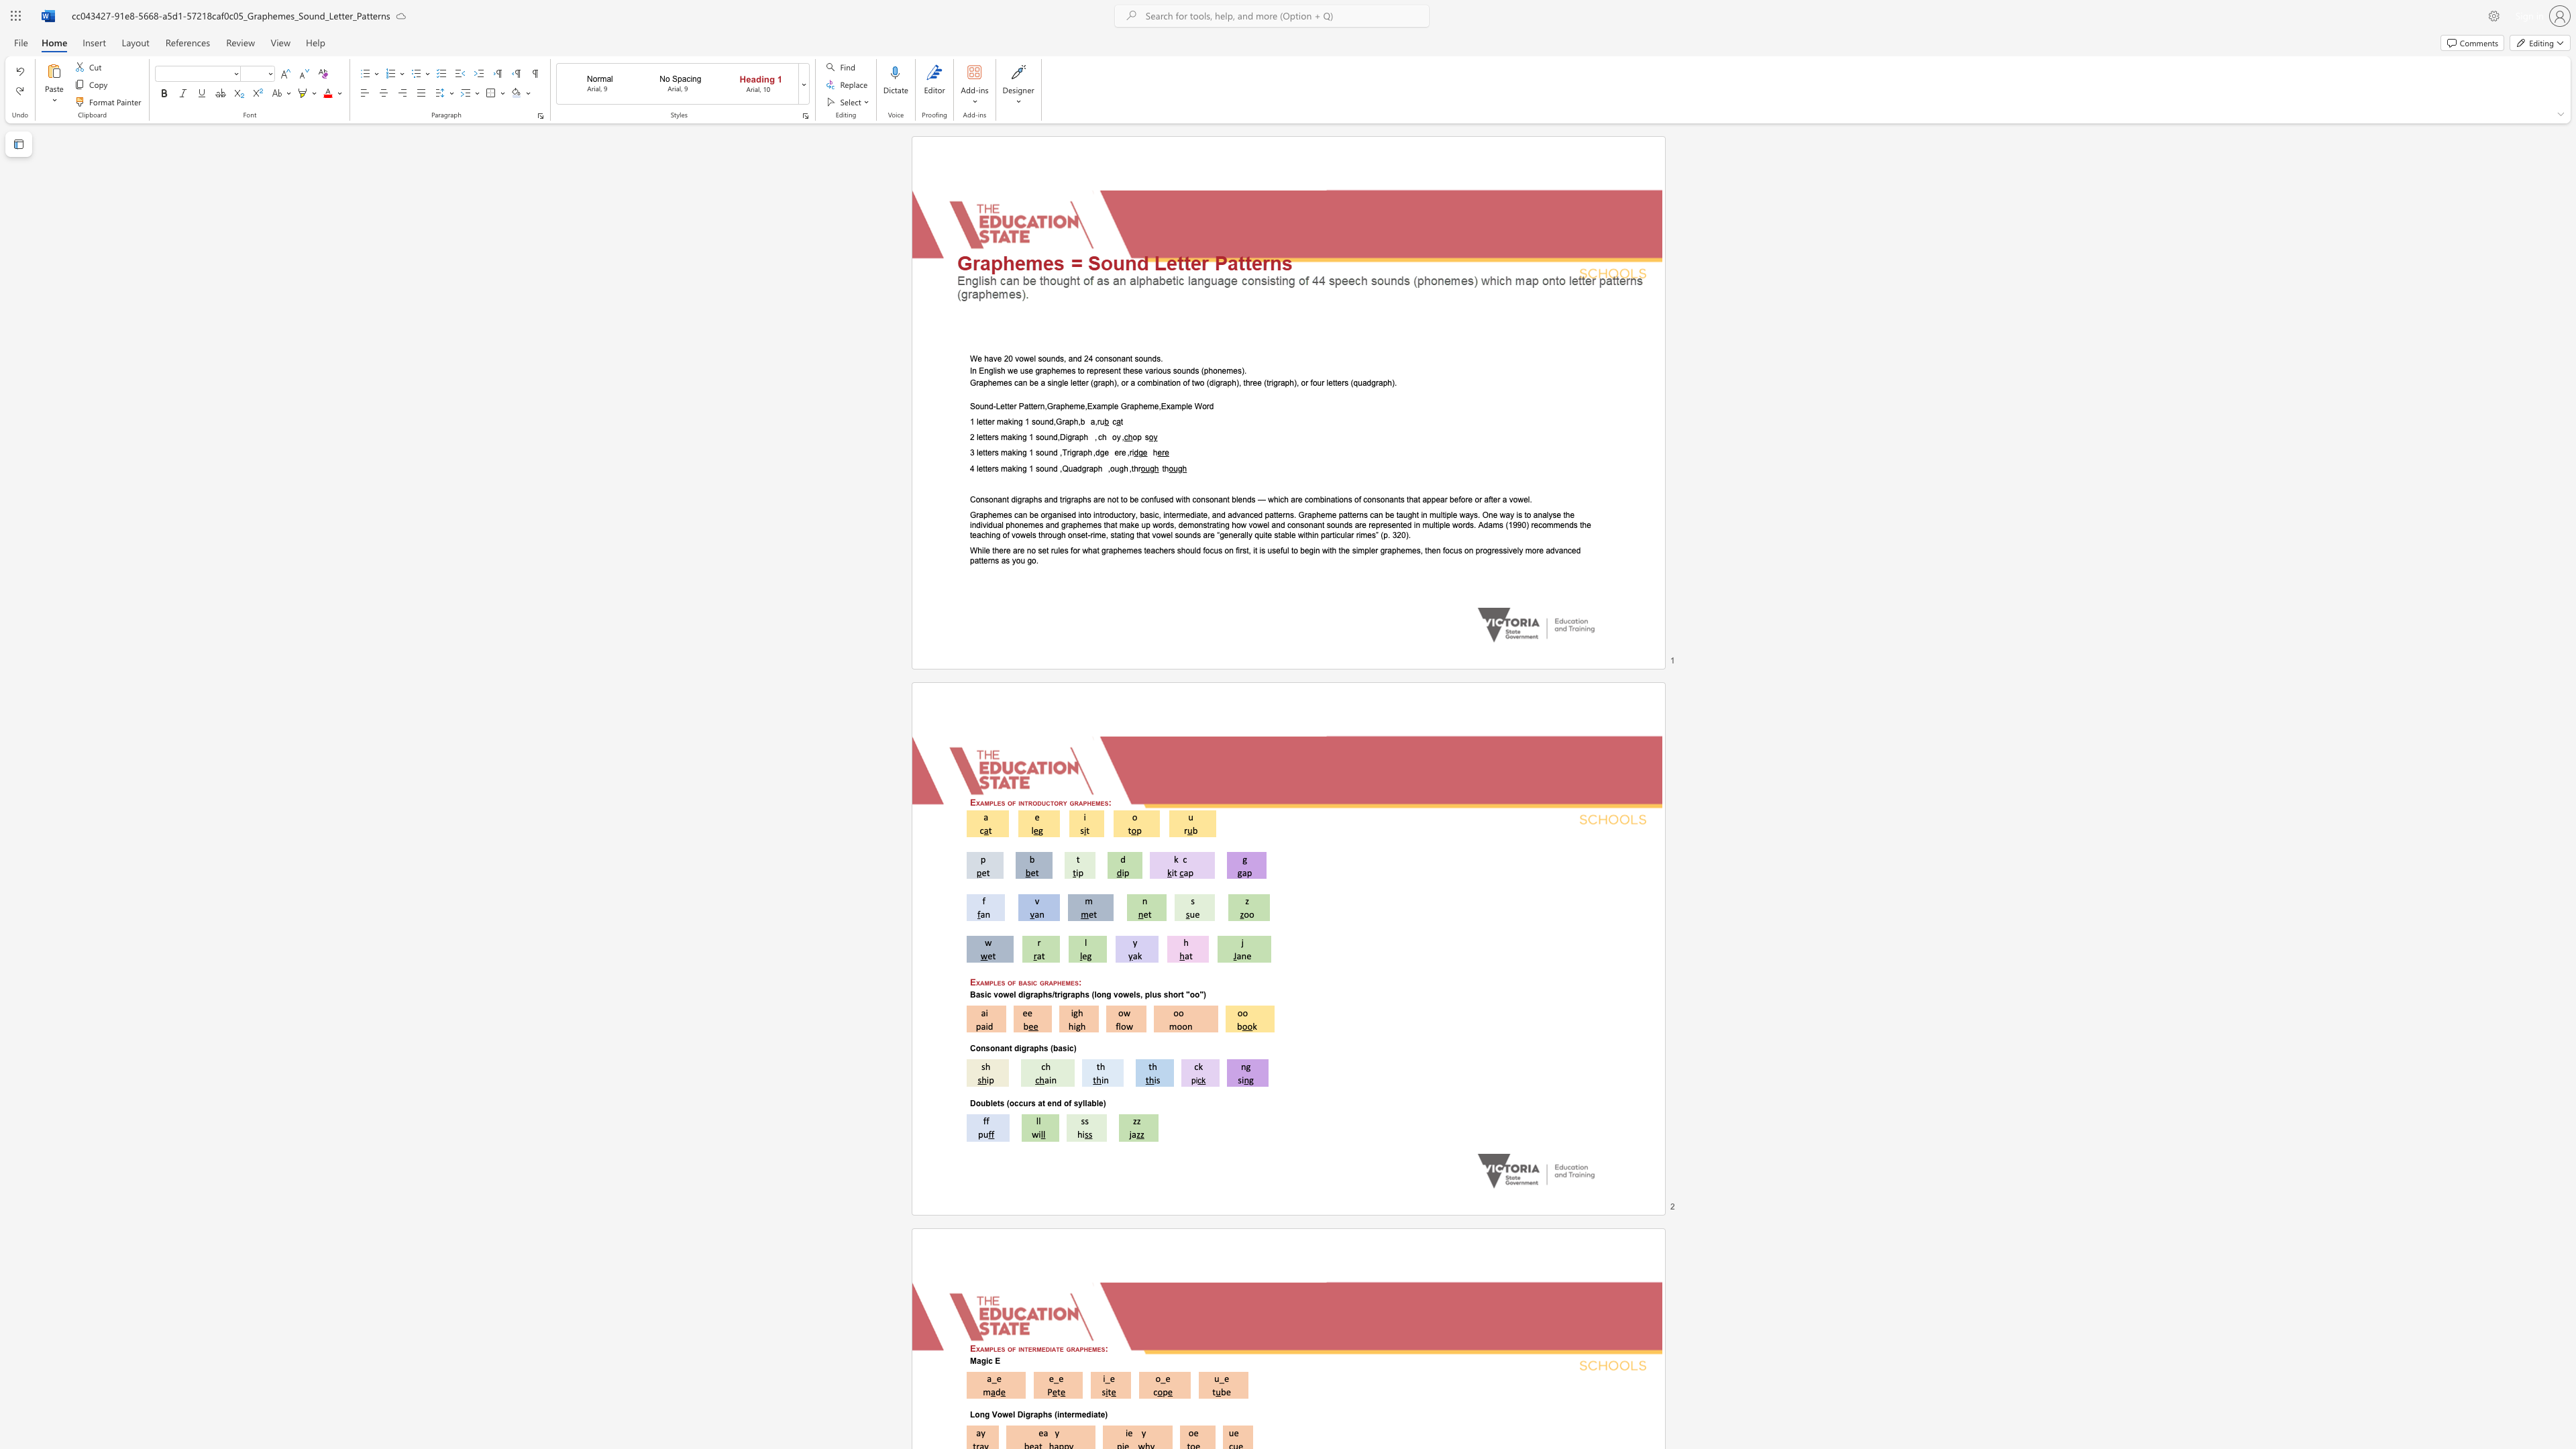 This screenshot has width=2576, height=1449. I want to click on the subset text "sh we use graph" within the text "In English we use graphemes to represent these various sounds (phonemes).", so click(996, 369).